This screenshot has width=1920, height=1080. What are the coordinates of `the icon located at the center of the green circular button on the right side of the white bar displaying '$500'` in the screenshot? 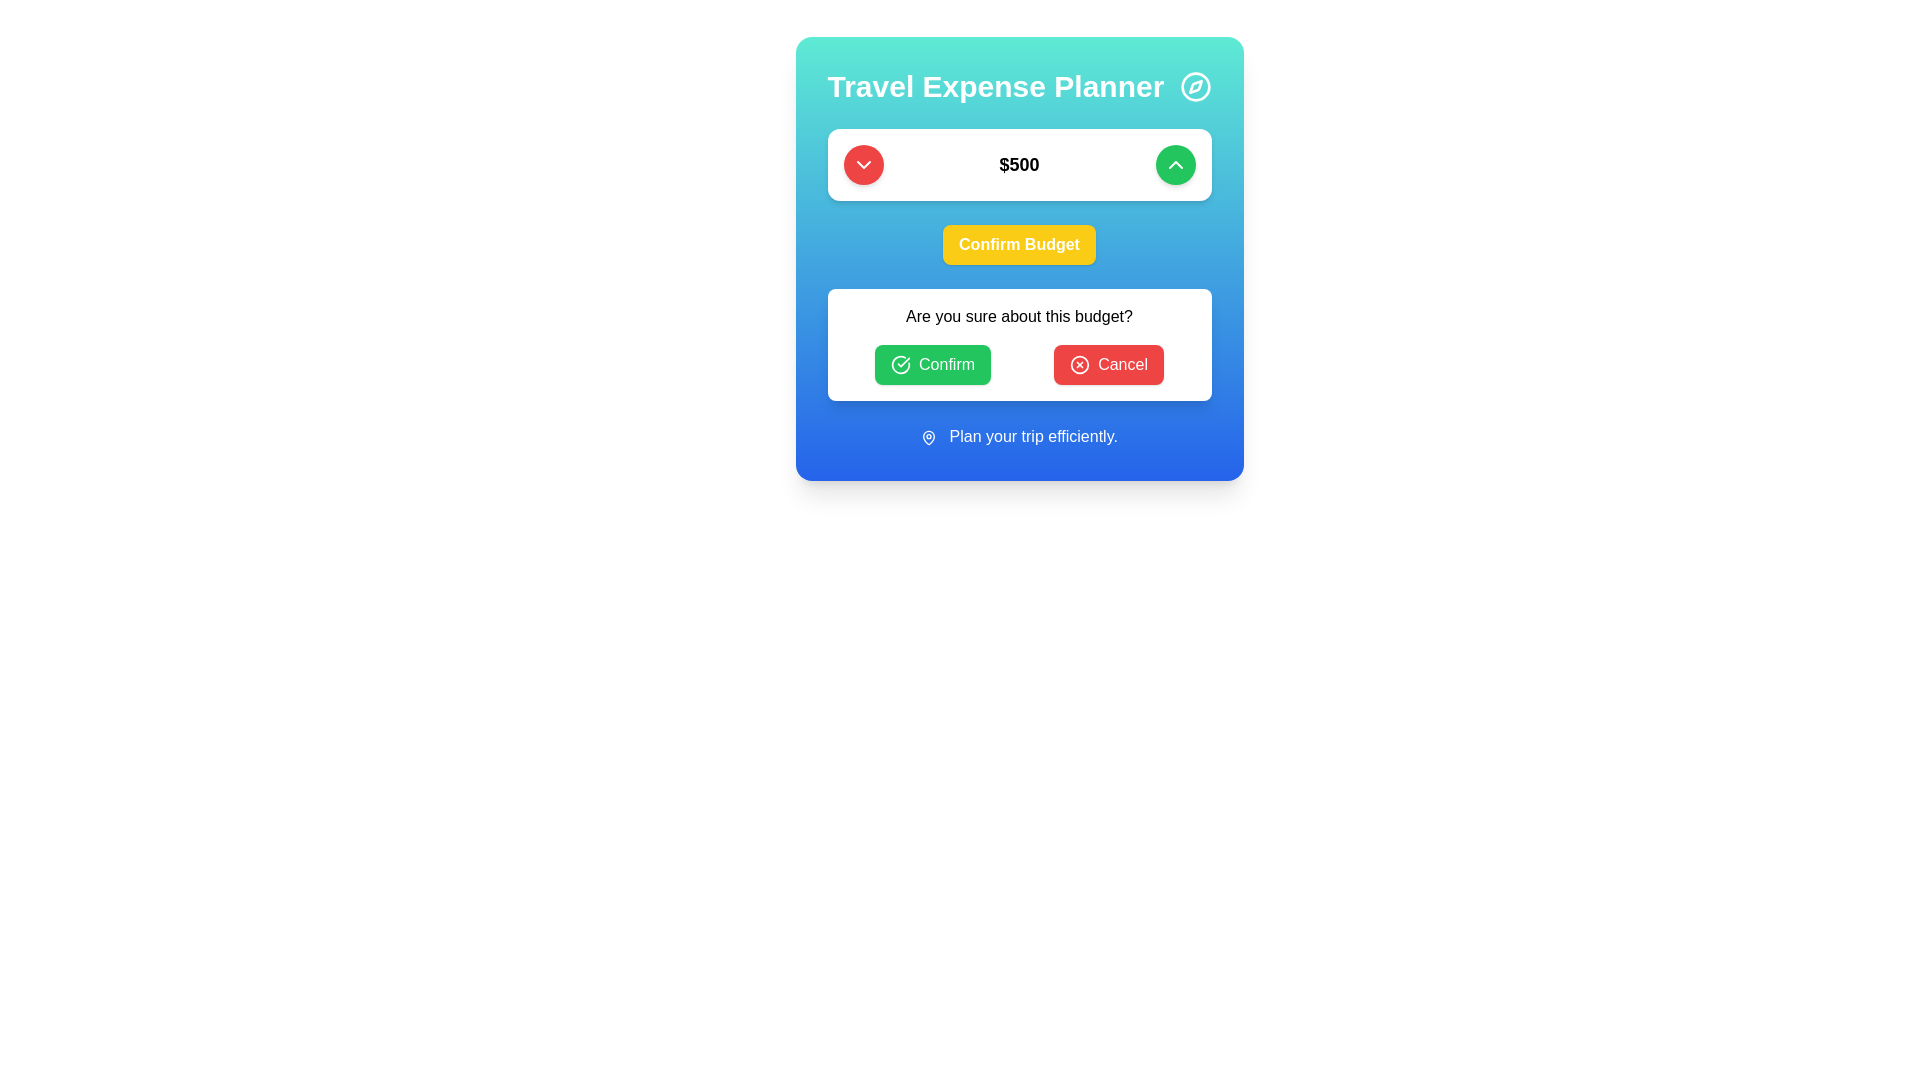 It's located at (1175, 164).